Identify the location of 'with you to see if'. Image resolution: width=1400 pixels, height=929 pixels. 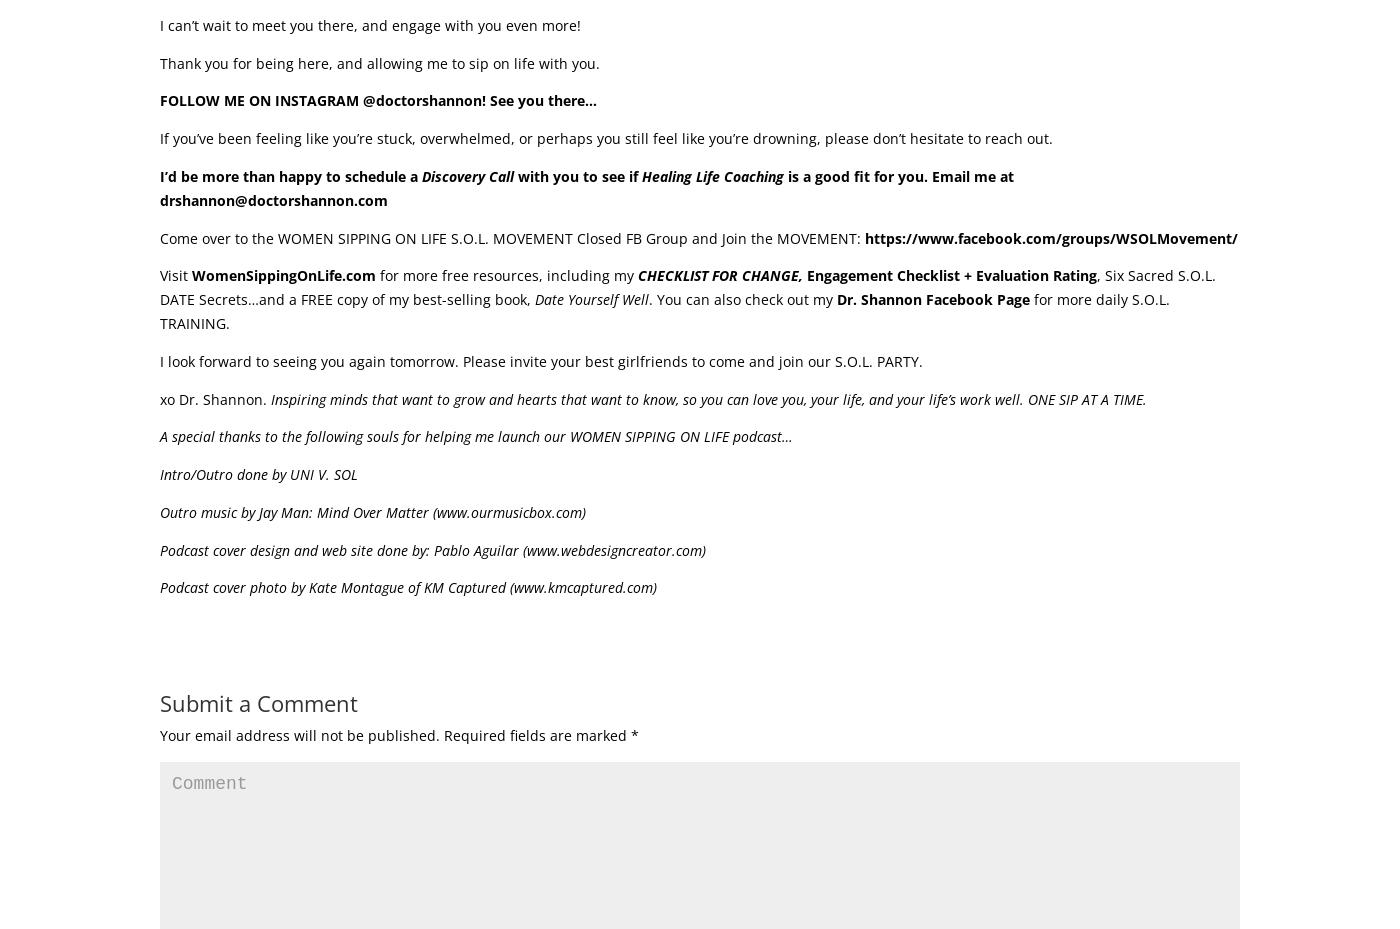
(578, 175).